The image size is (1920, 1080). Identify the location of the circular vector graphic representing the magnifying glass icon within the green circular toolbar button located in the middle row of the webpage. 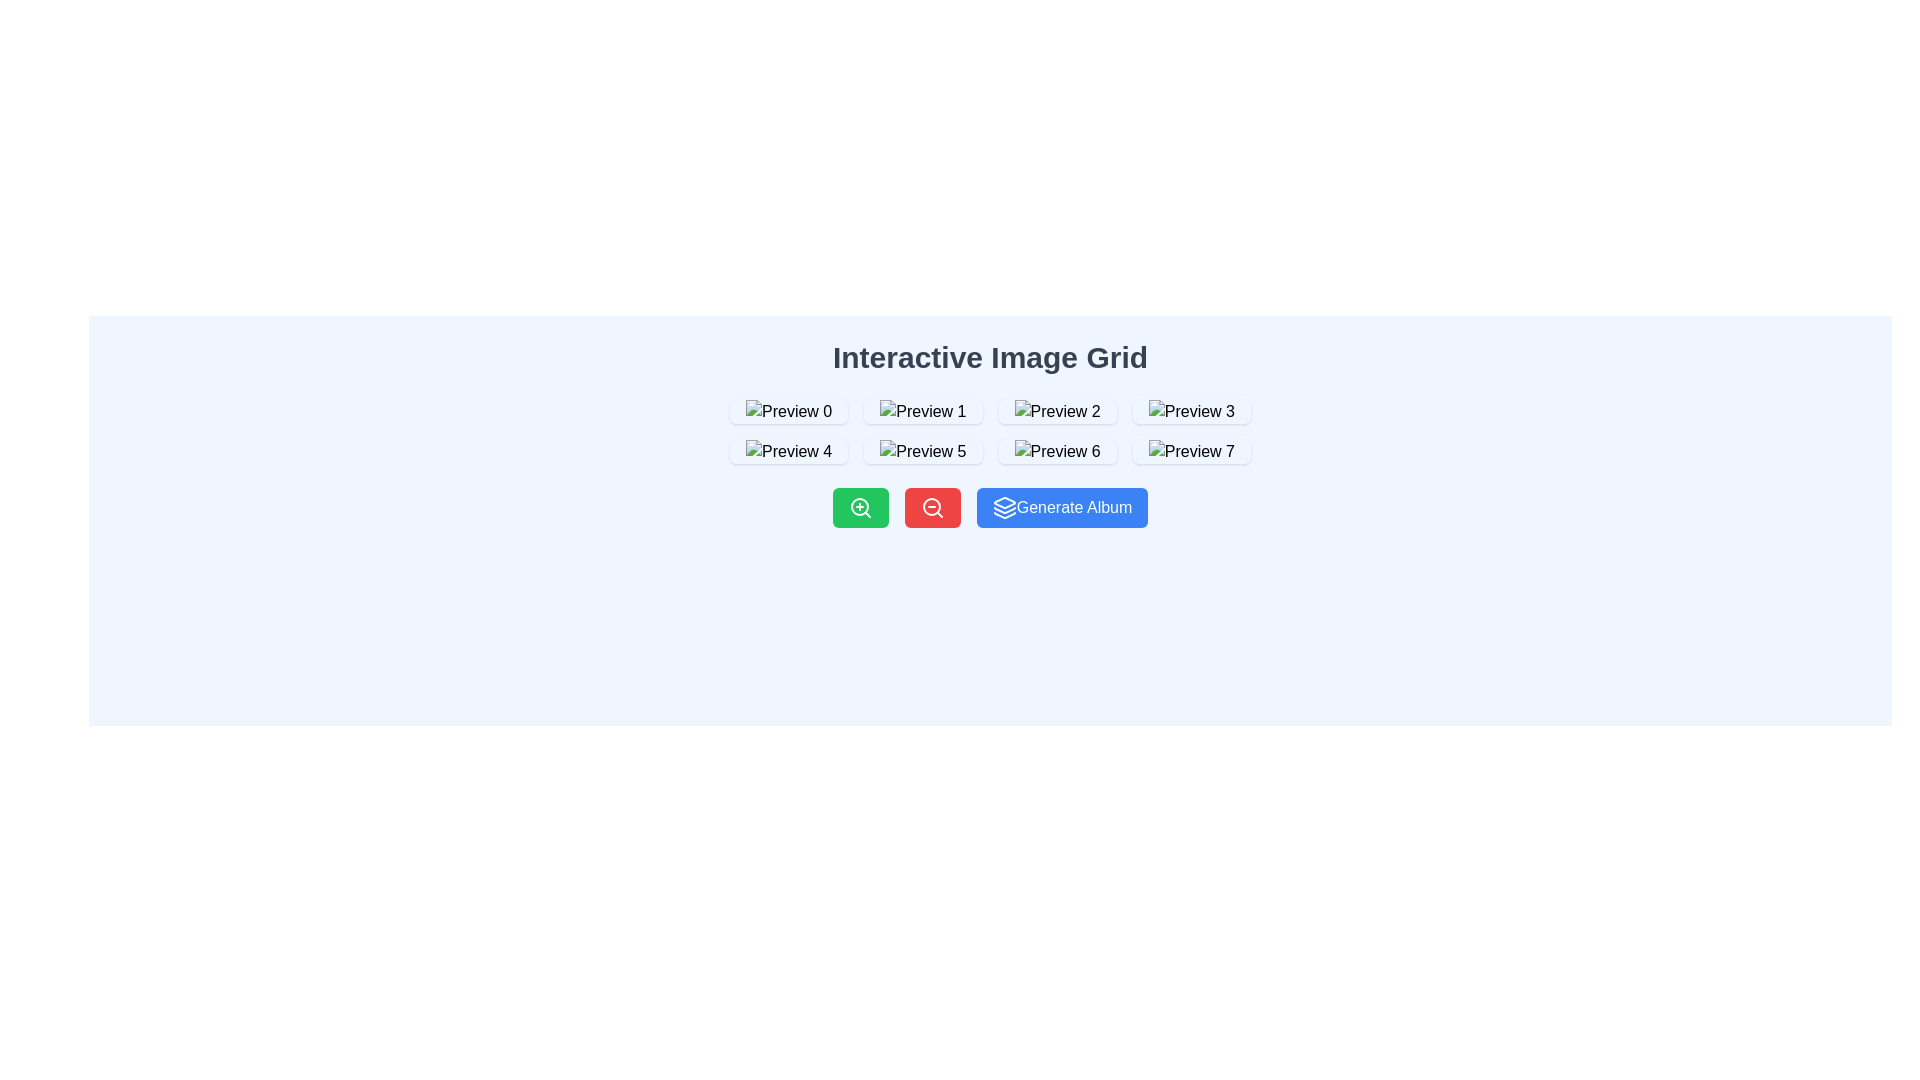
(859, 505).